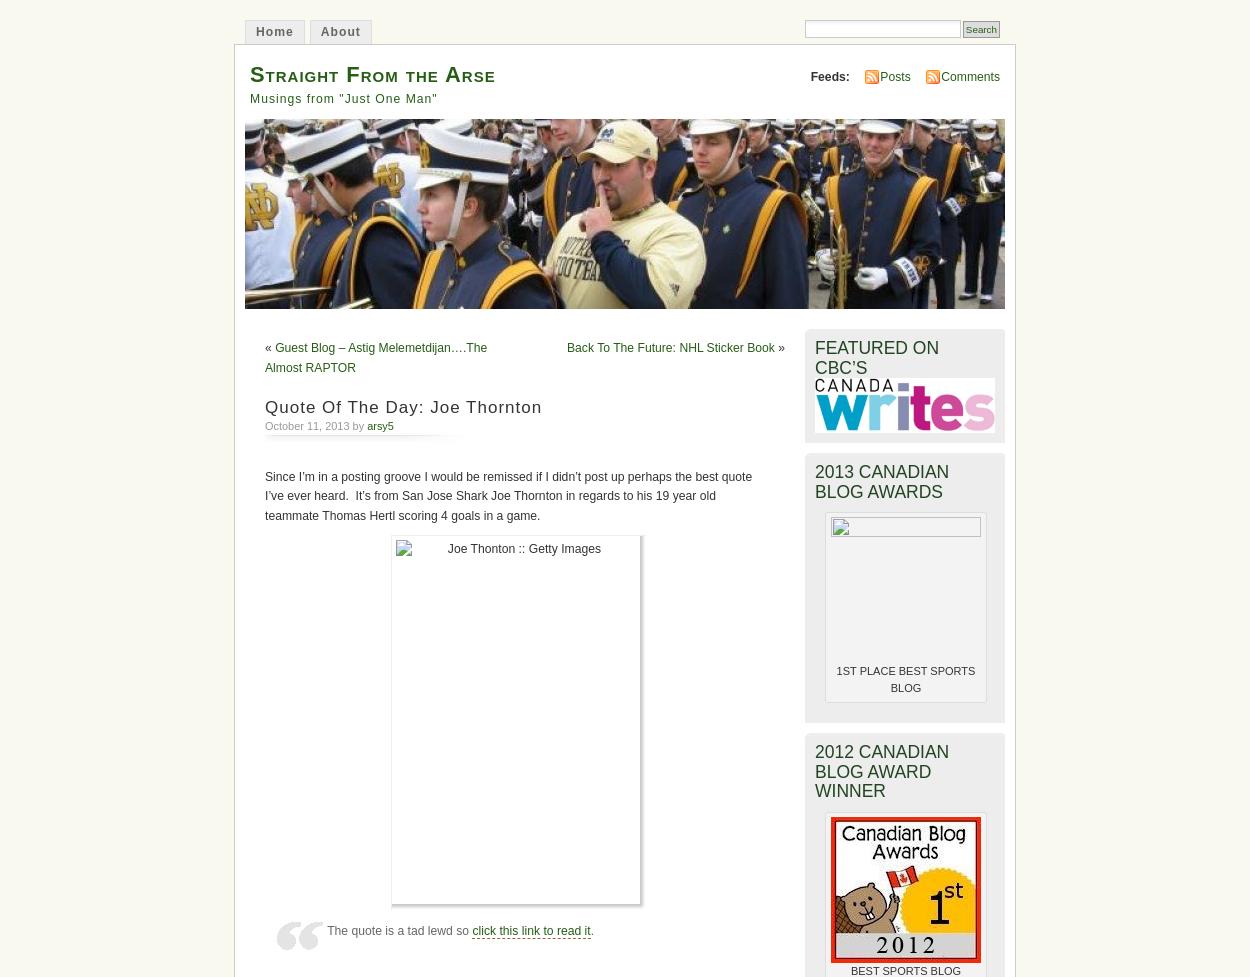  What do you see at coordinates (403, 407) in the screenshot?
I see `'Quote Of The Day: Joe Thornton'` at bounding box center [403, 407].